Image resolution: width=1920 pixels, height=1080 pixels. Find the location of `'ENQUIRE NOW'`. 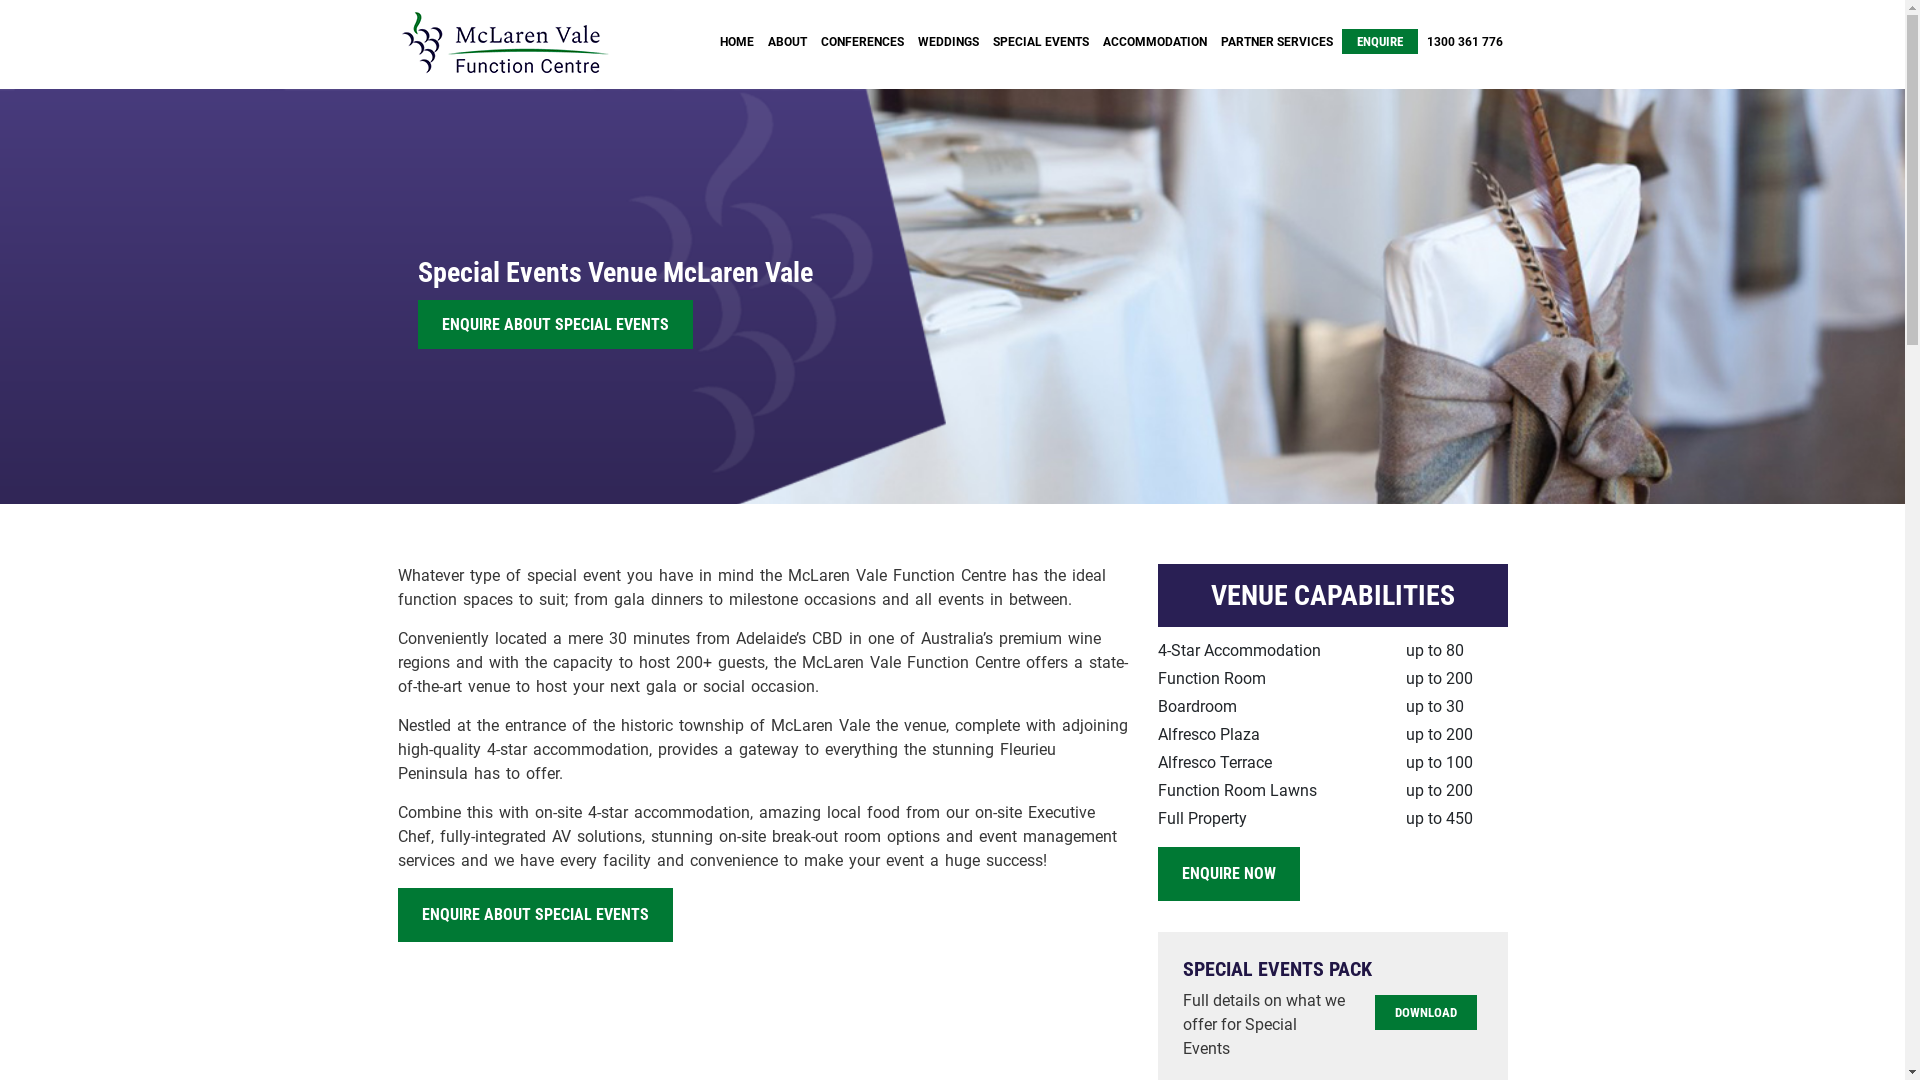

'ENQUIRE NOW' is located at coordinates (1227, 873).